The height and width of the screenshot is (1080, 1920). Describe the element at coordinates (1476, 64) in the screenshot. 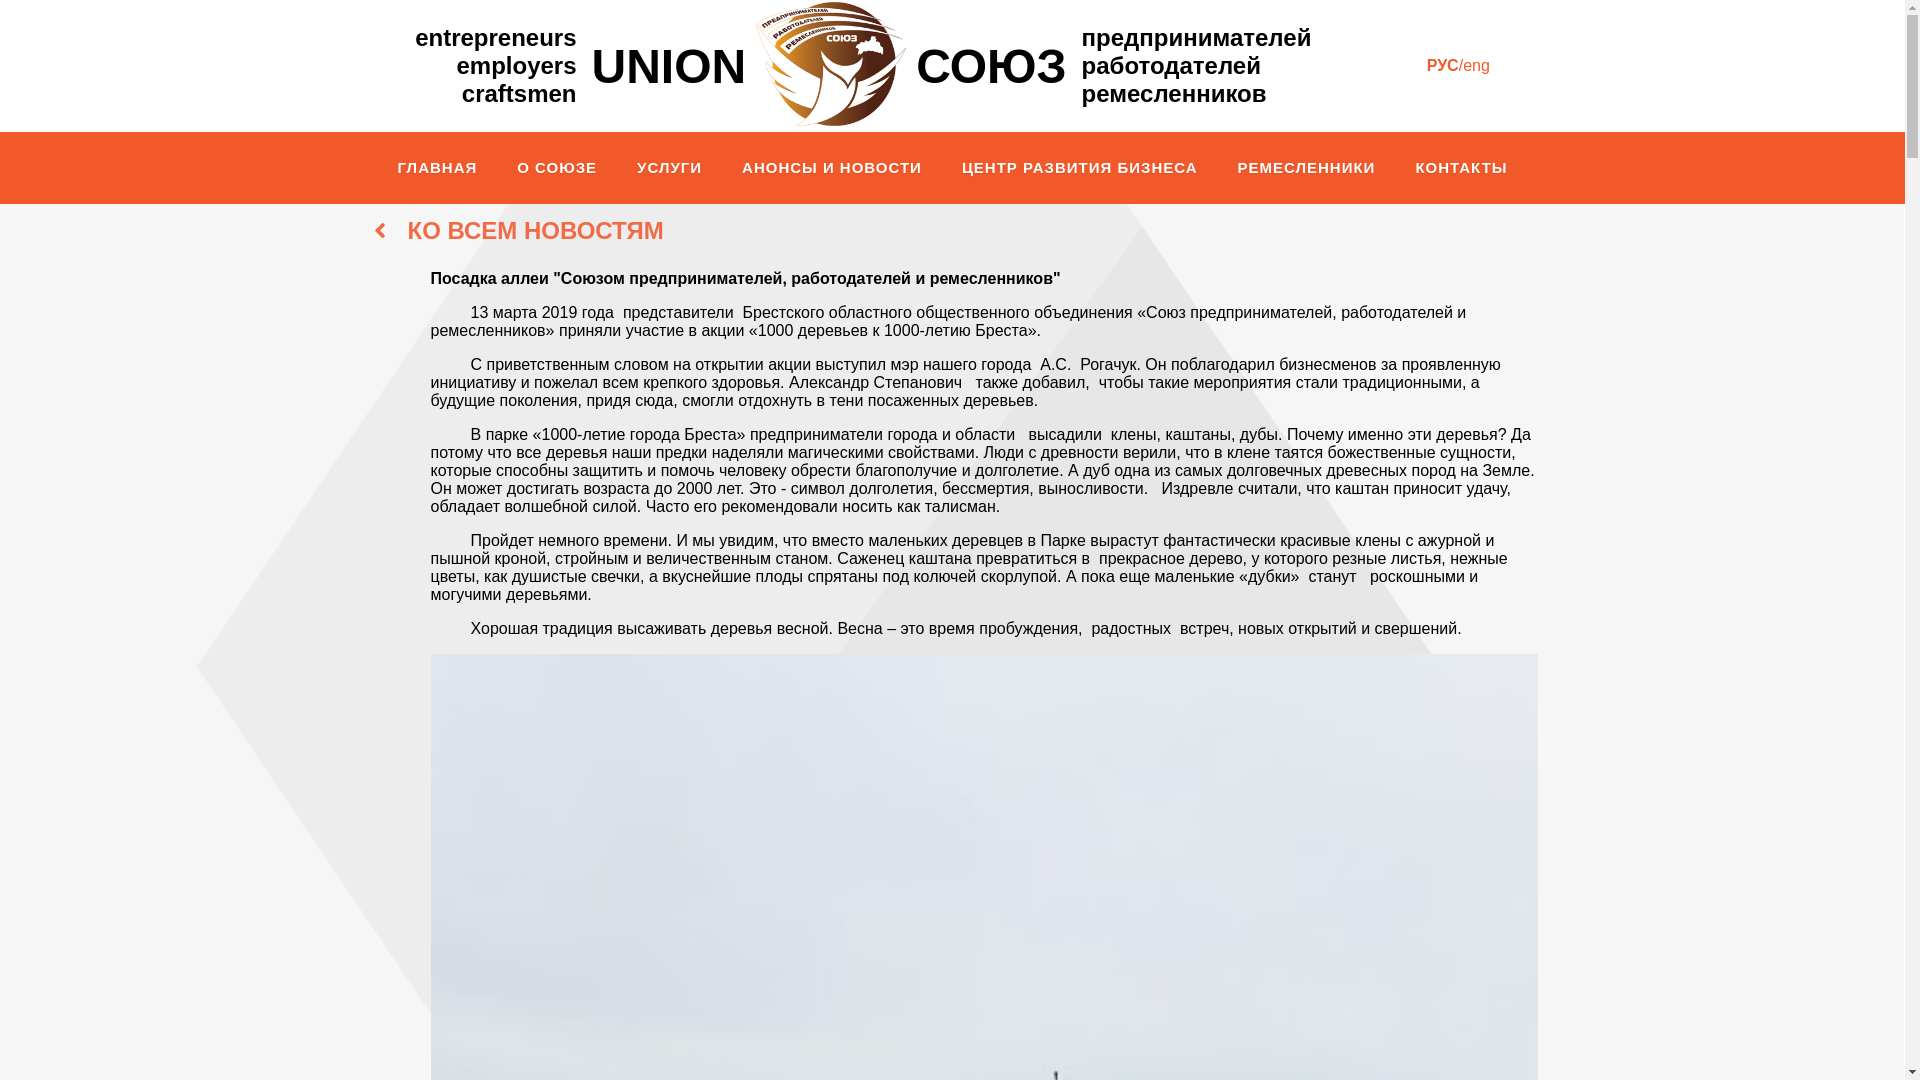

I see `'eng'` at that location.